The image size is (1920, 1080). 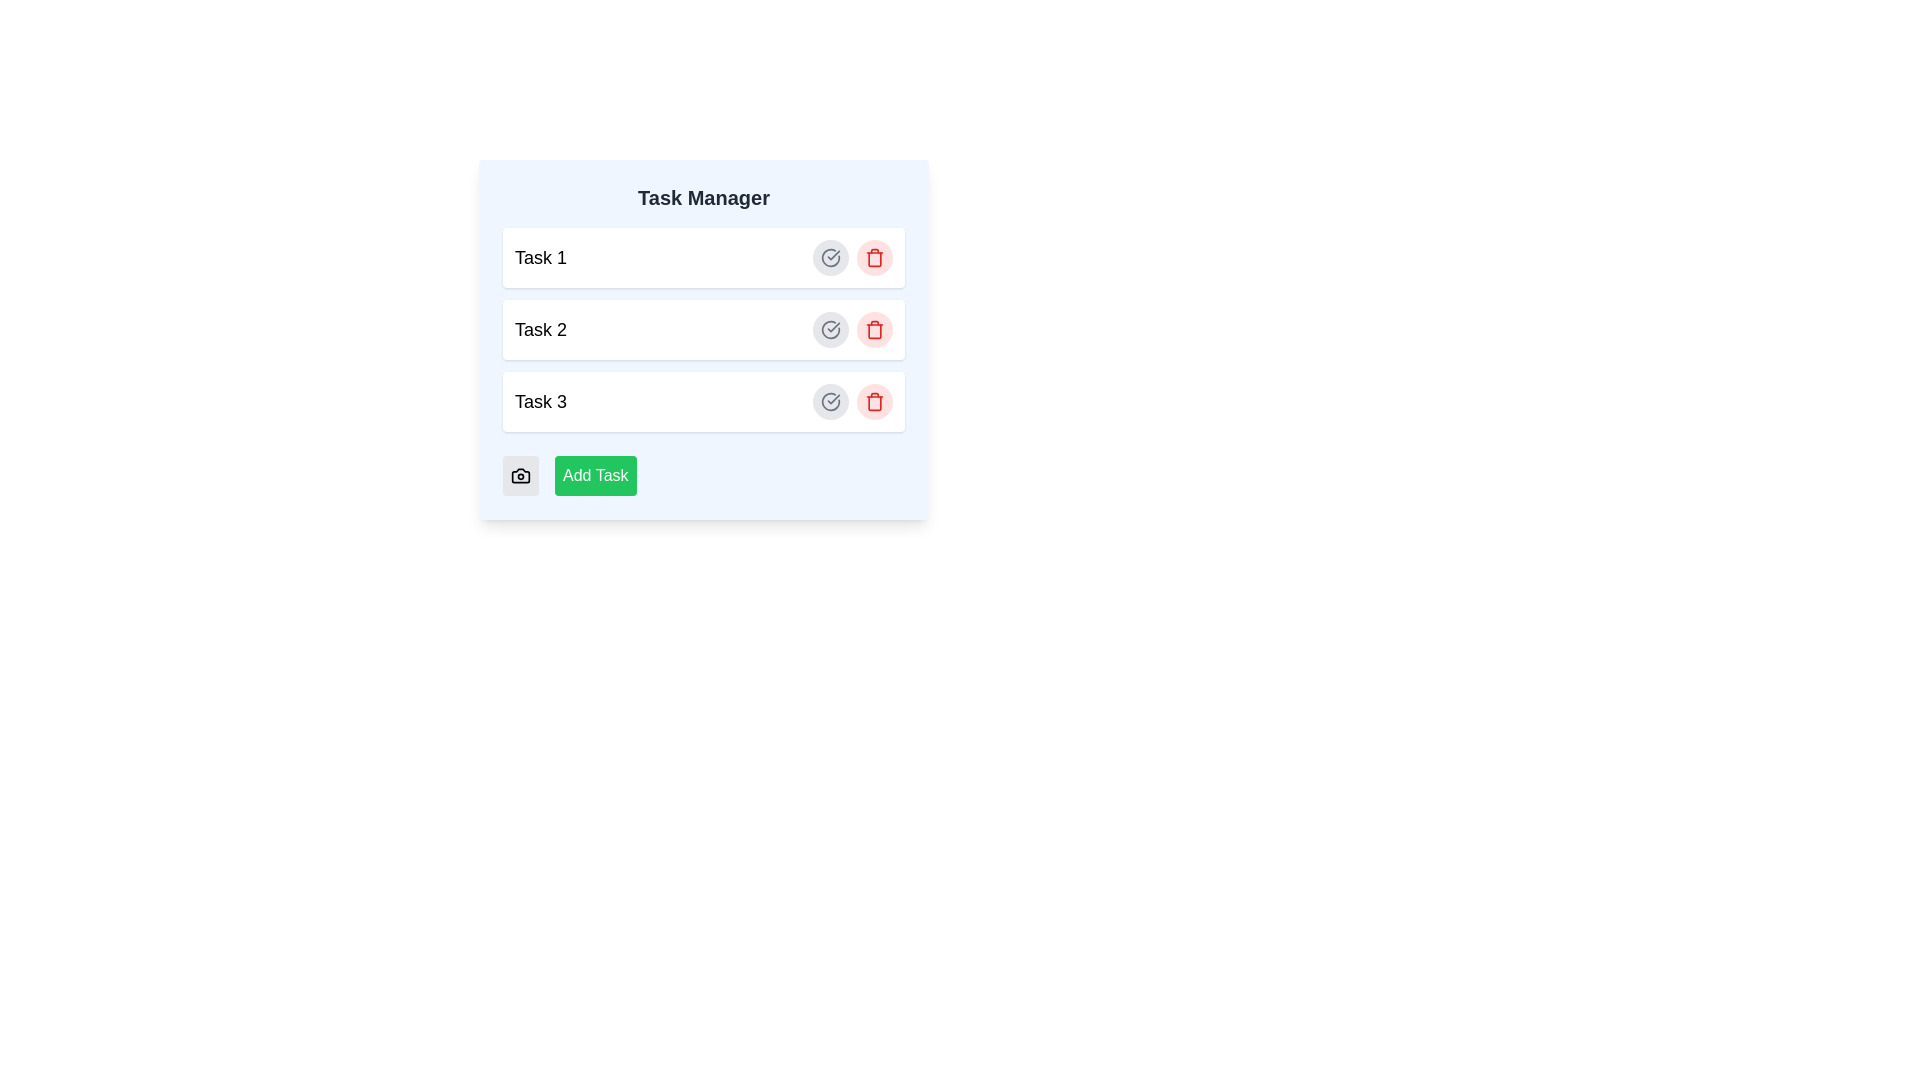 I want to click on the completion status icon (circle with checkmark) located in the third row of the task list, to the right of 'Task 3' and before the trash bin icon, so click(x=830, y=401).